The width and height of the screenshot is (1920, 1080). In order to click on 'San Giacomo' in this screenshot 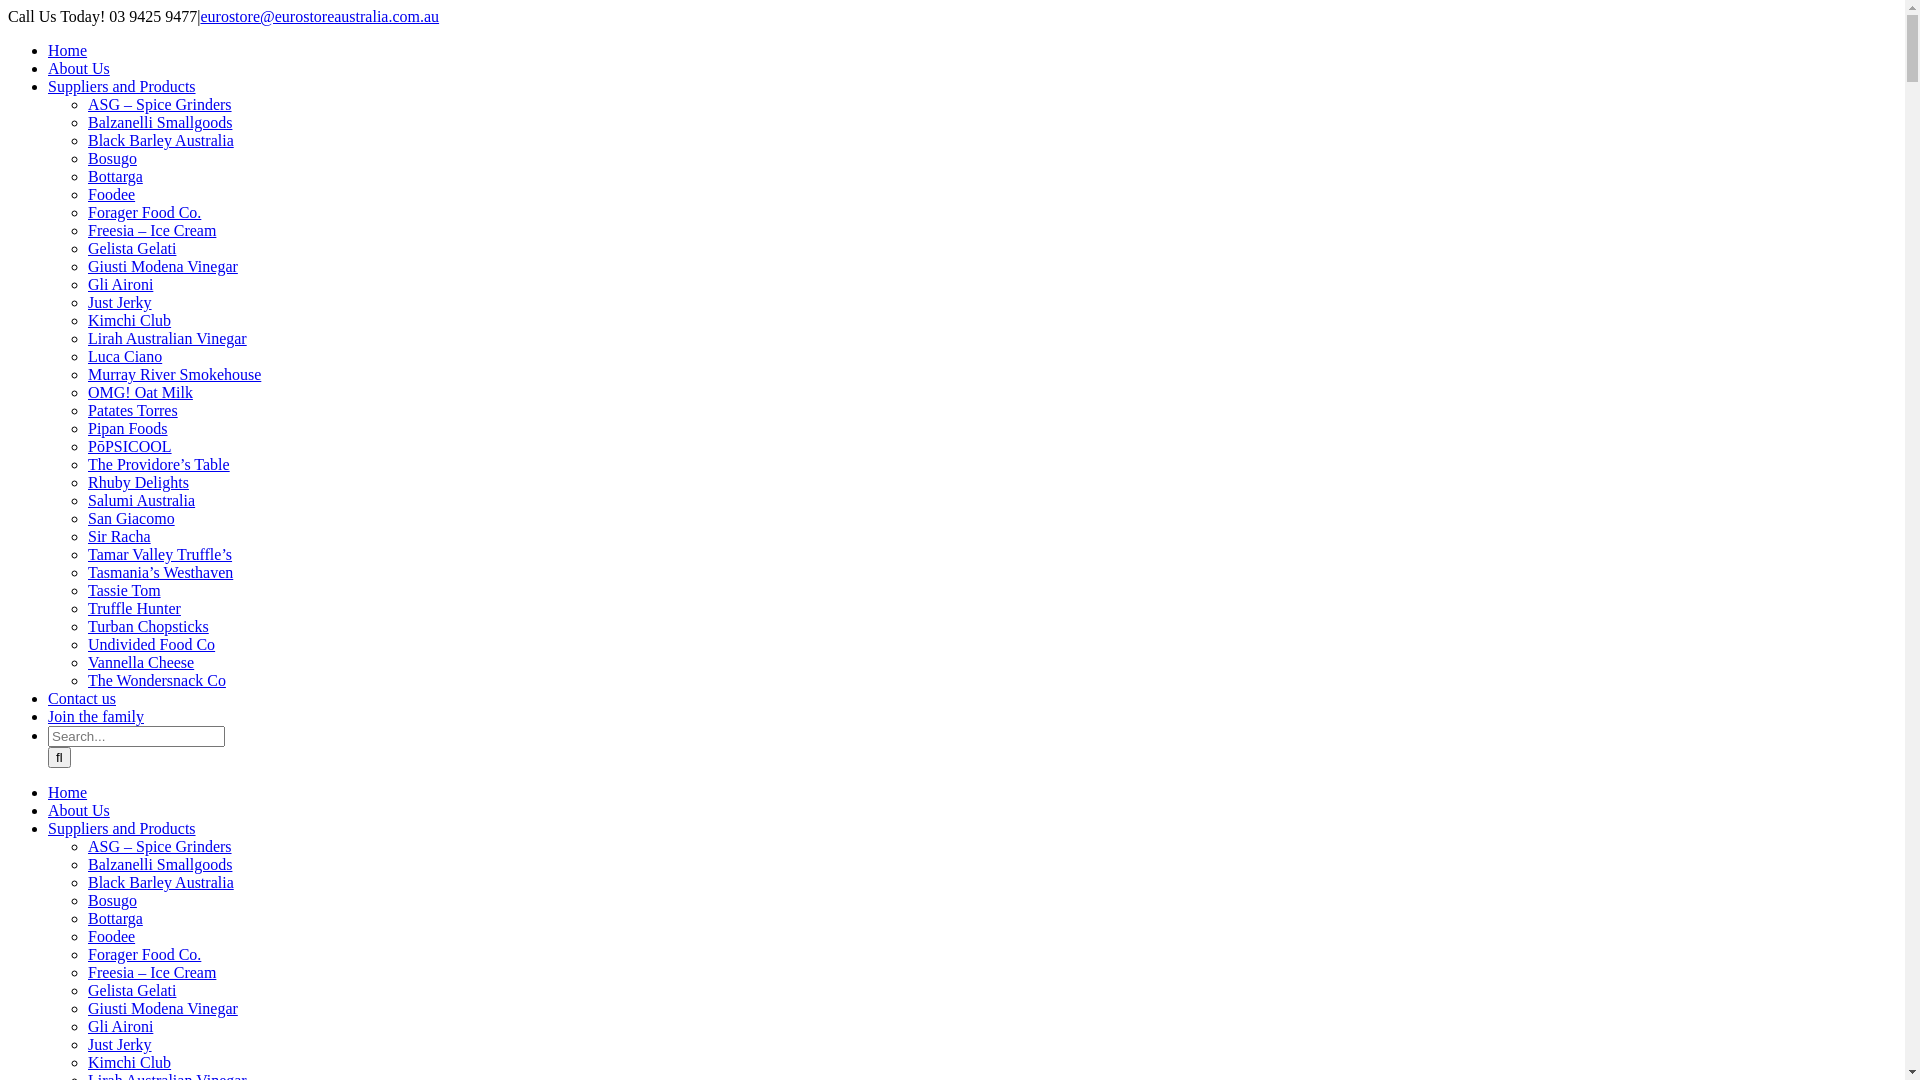, I will do `click(130, 517)`.